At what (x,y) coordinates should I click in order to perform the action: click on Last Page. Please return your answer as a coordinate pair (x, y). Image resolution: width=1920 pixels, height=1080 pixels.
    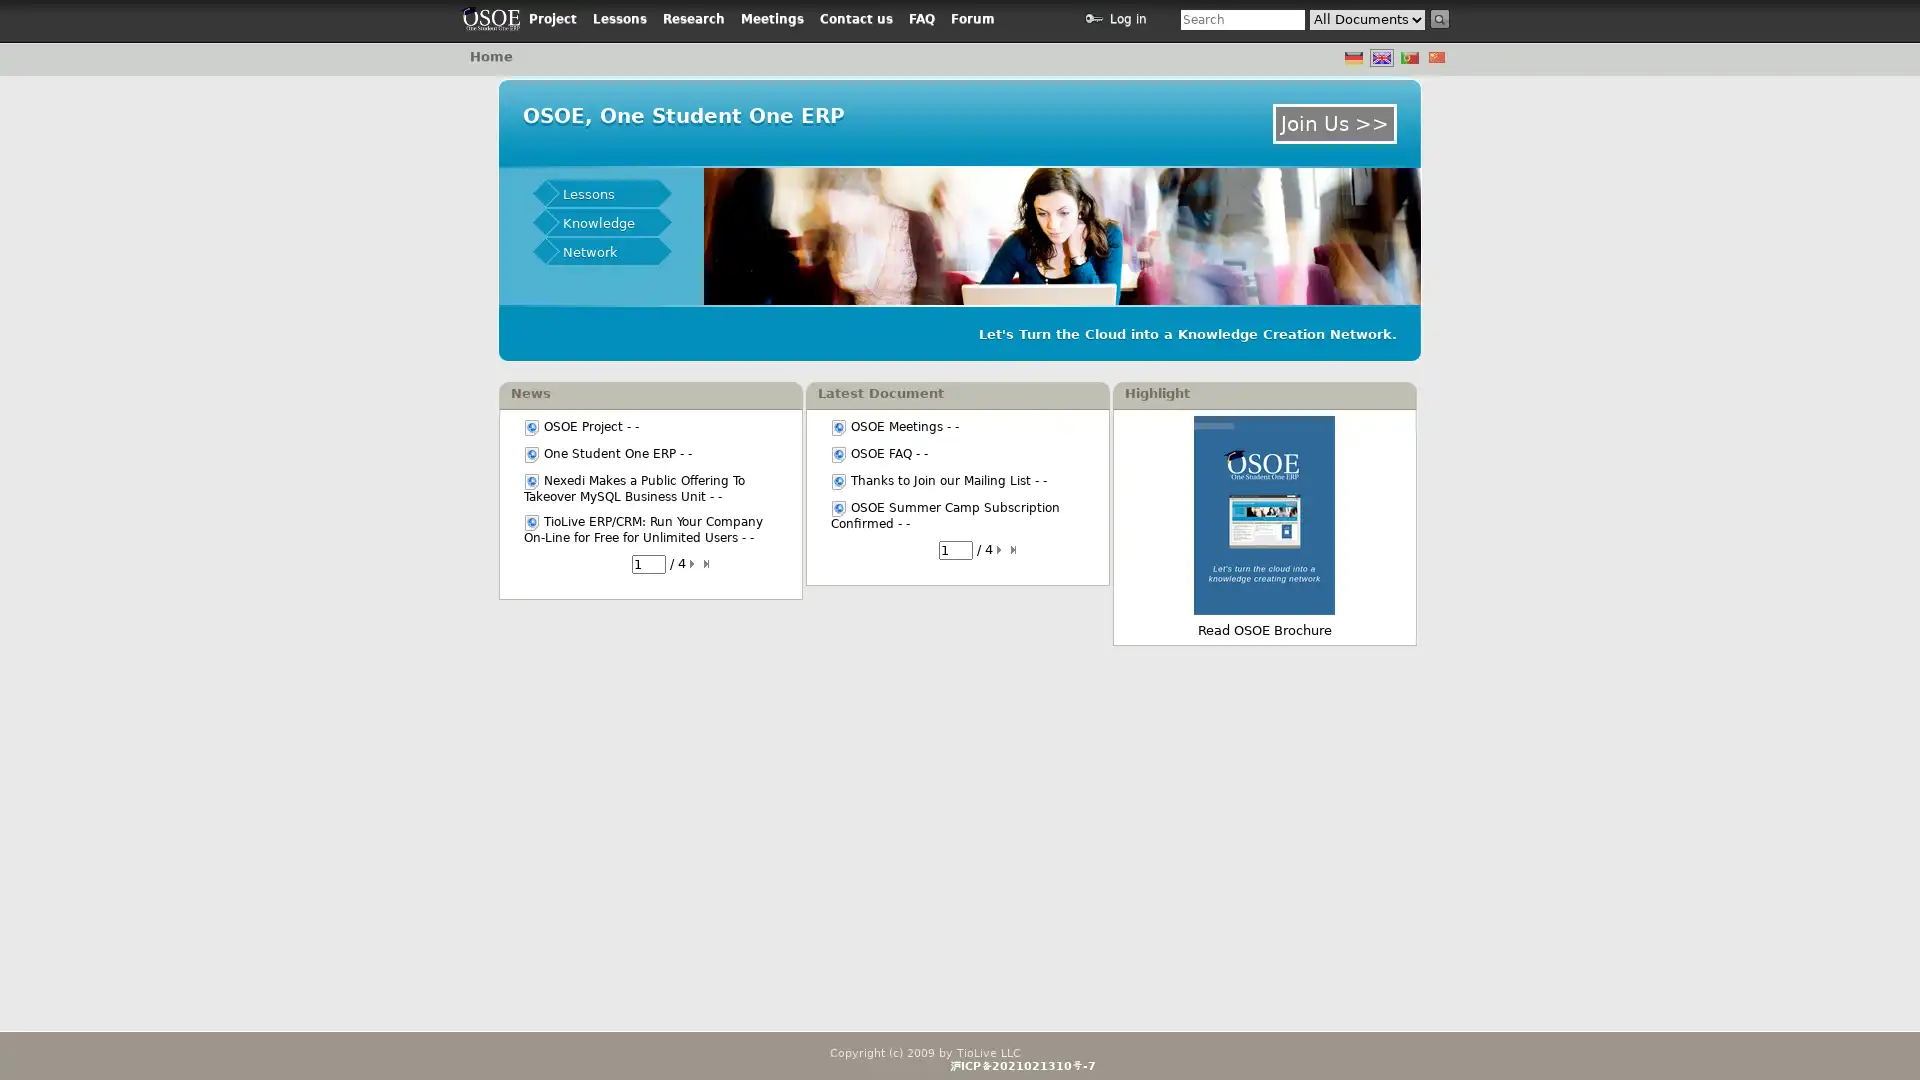
    Looking at the image, I should click on (1014, 550).